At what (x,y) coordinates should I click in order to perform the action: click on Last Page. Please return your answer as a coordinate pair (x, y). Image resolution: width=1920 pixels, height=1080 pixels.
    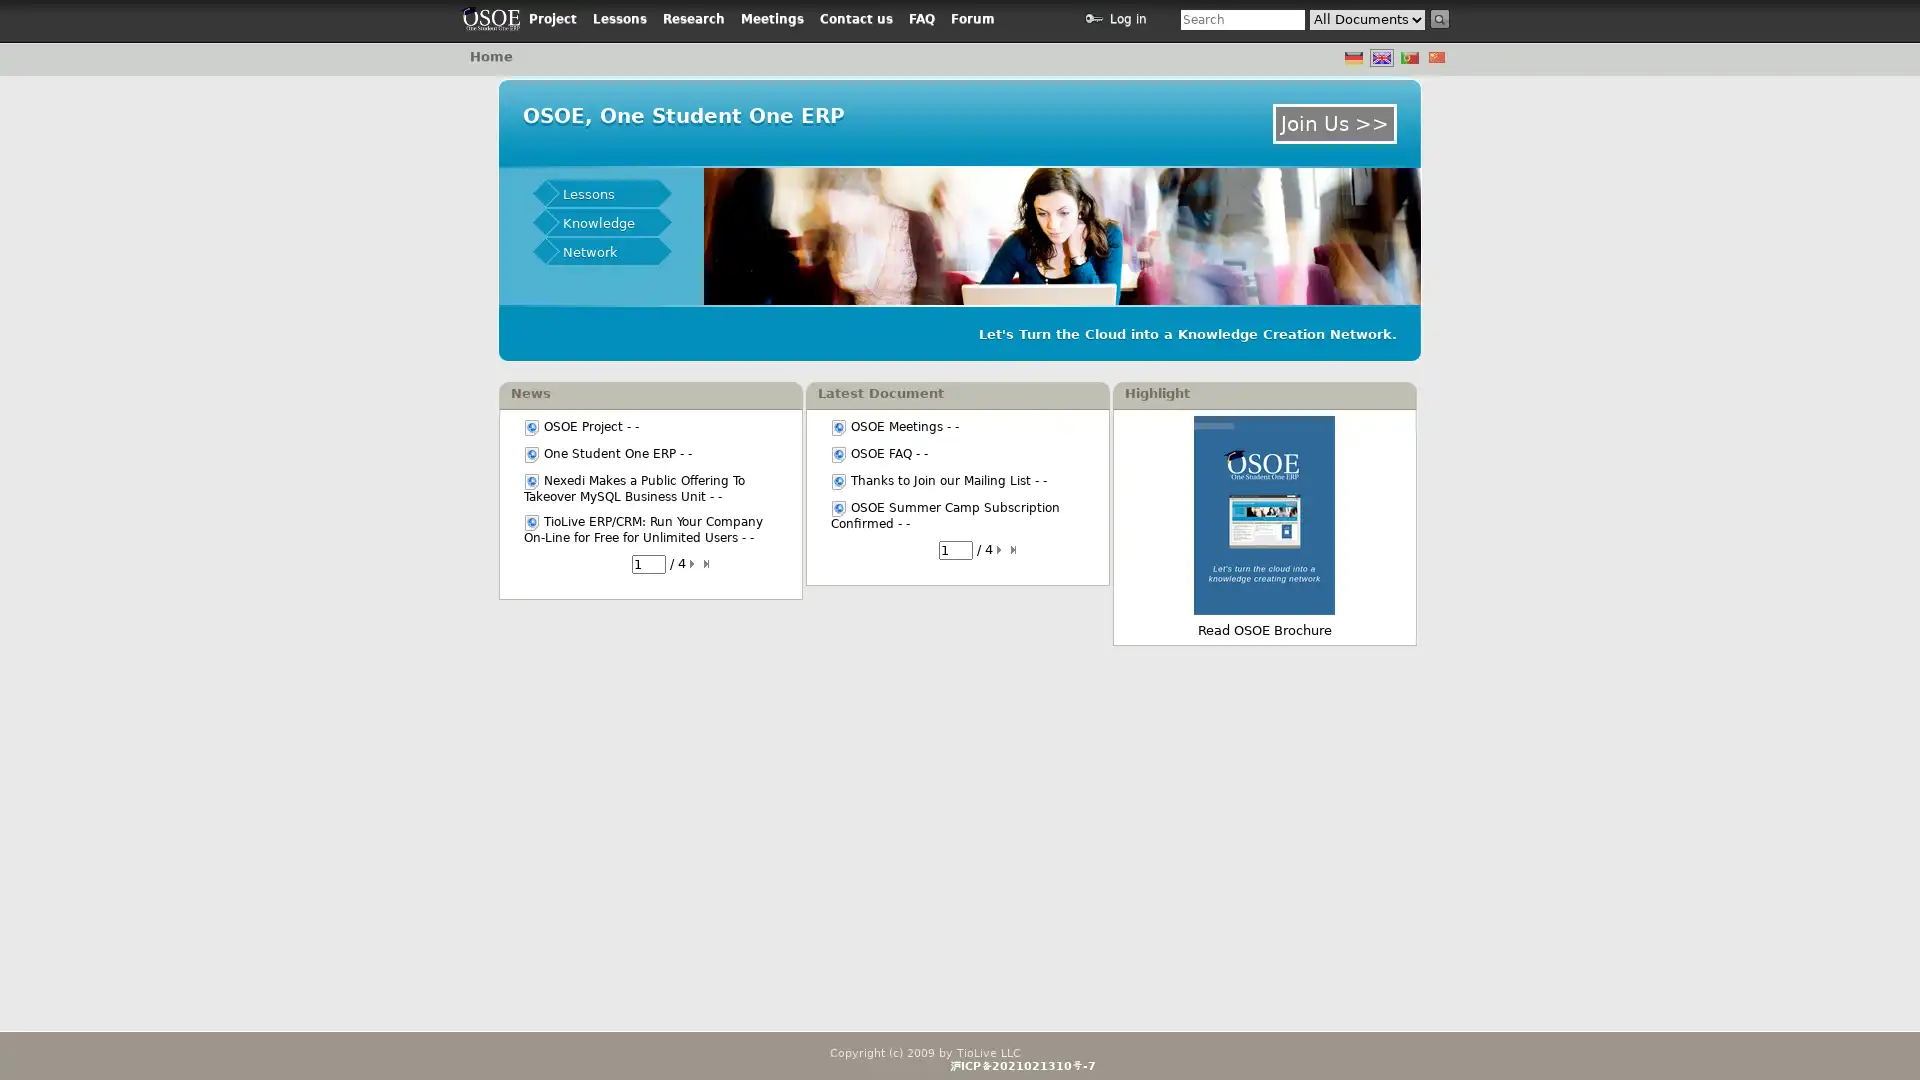
    Looking at the image, I should click on (1014, 550).